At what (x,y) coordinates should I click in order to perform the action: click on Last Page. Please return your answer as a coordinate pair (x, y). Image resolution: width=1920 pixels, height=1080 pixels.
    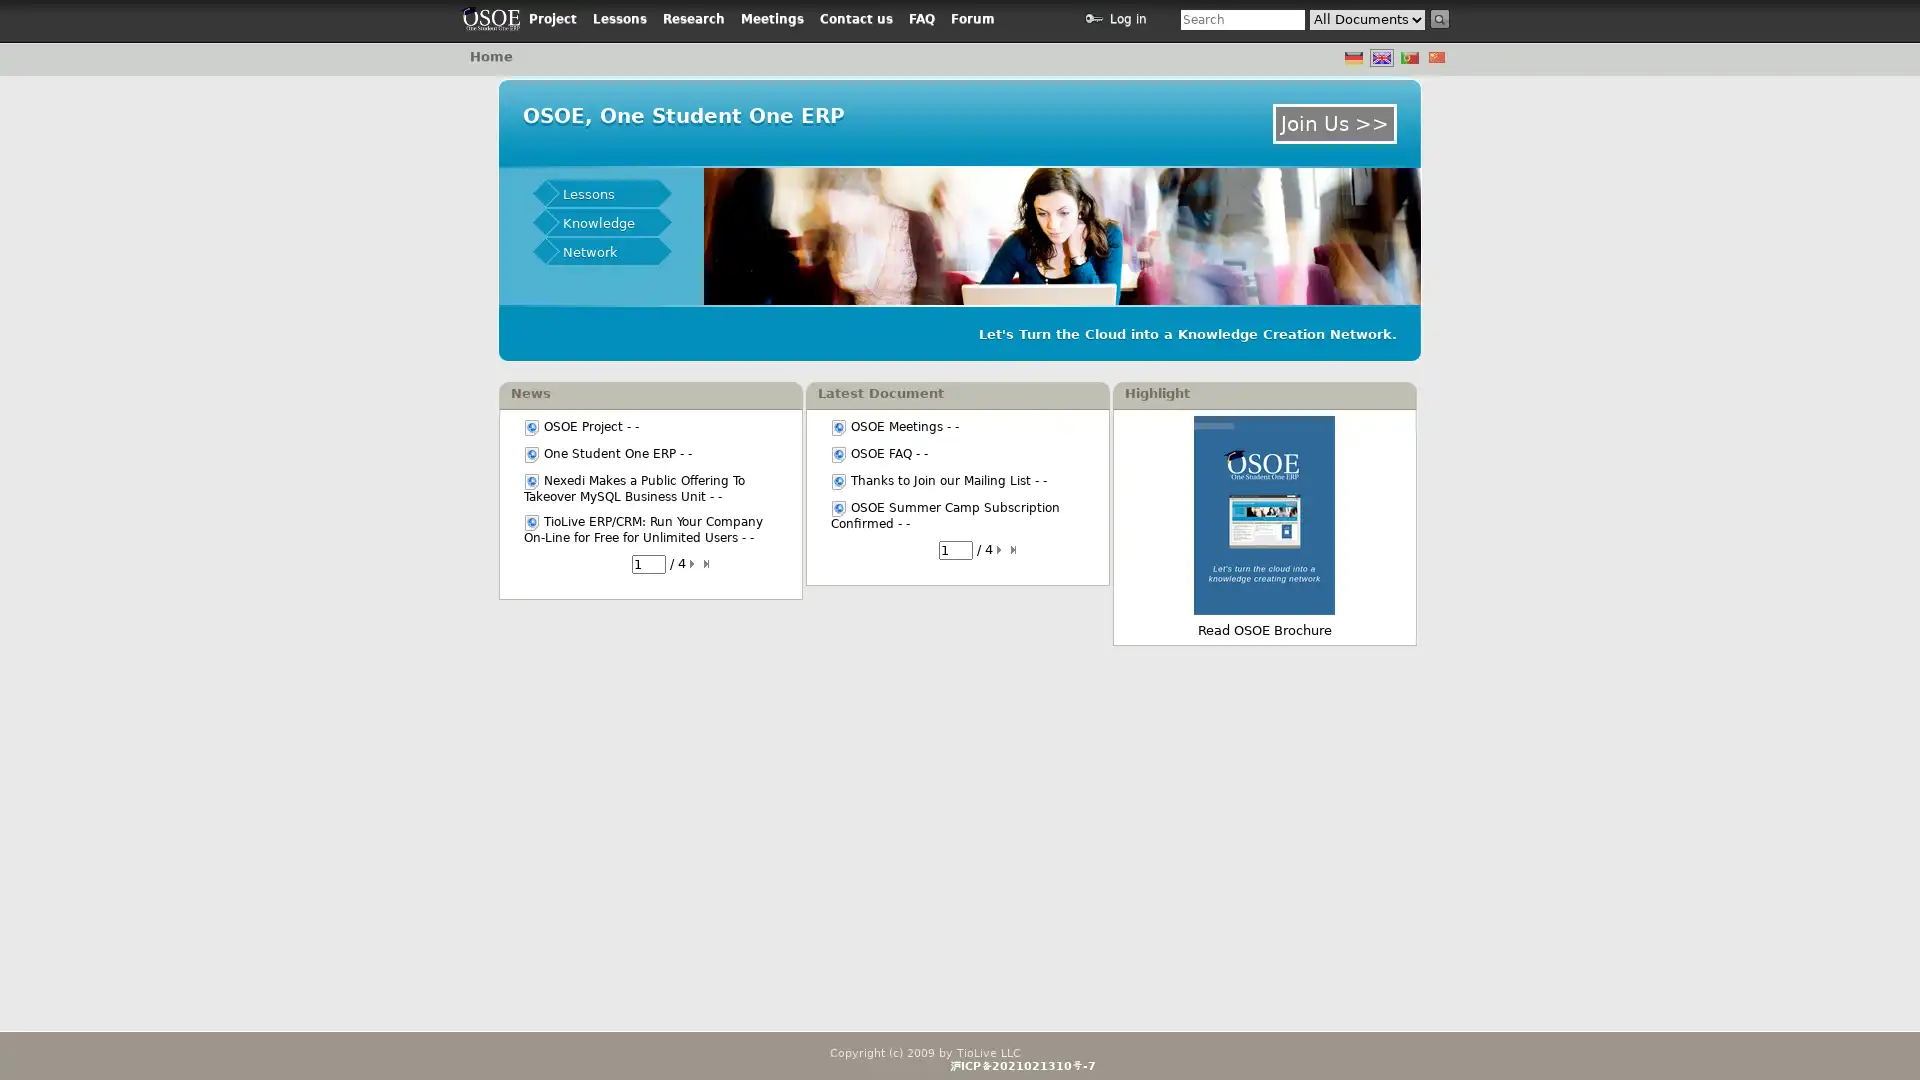
    Looking at the image, I should click on (1014, 550).